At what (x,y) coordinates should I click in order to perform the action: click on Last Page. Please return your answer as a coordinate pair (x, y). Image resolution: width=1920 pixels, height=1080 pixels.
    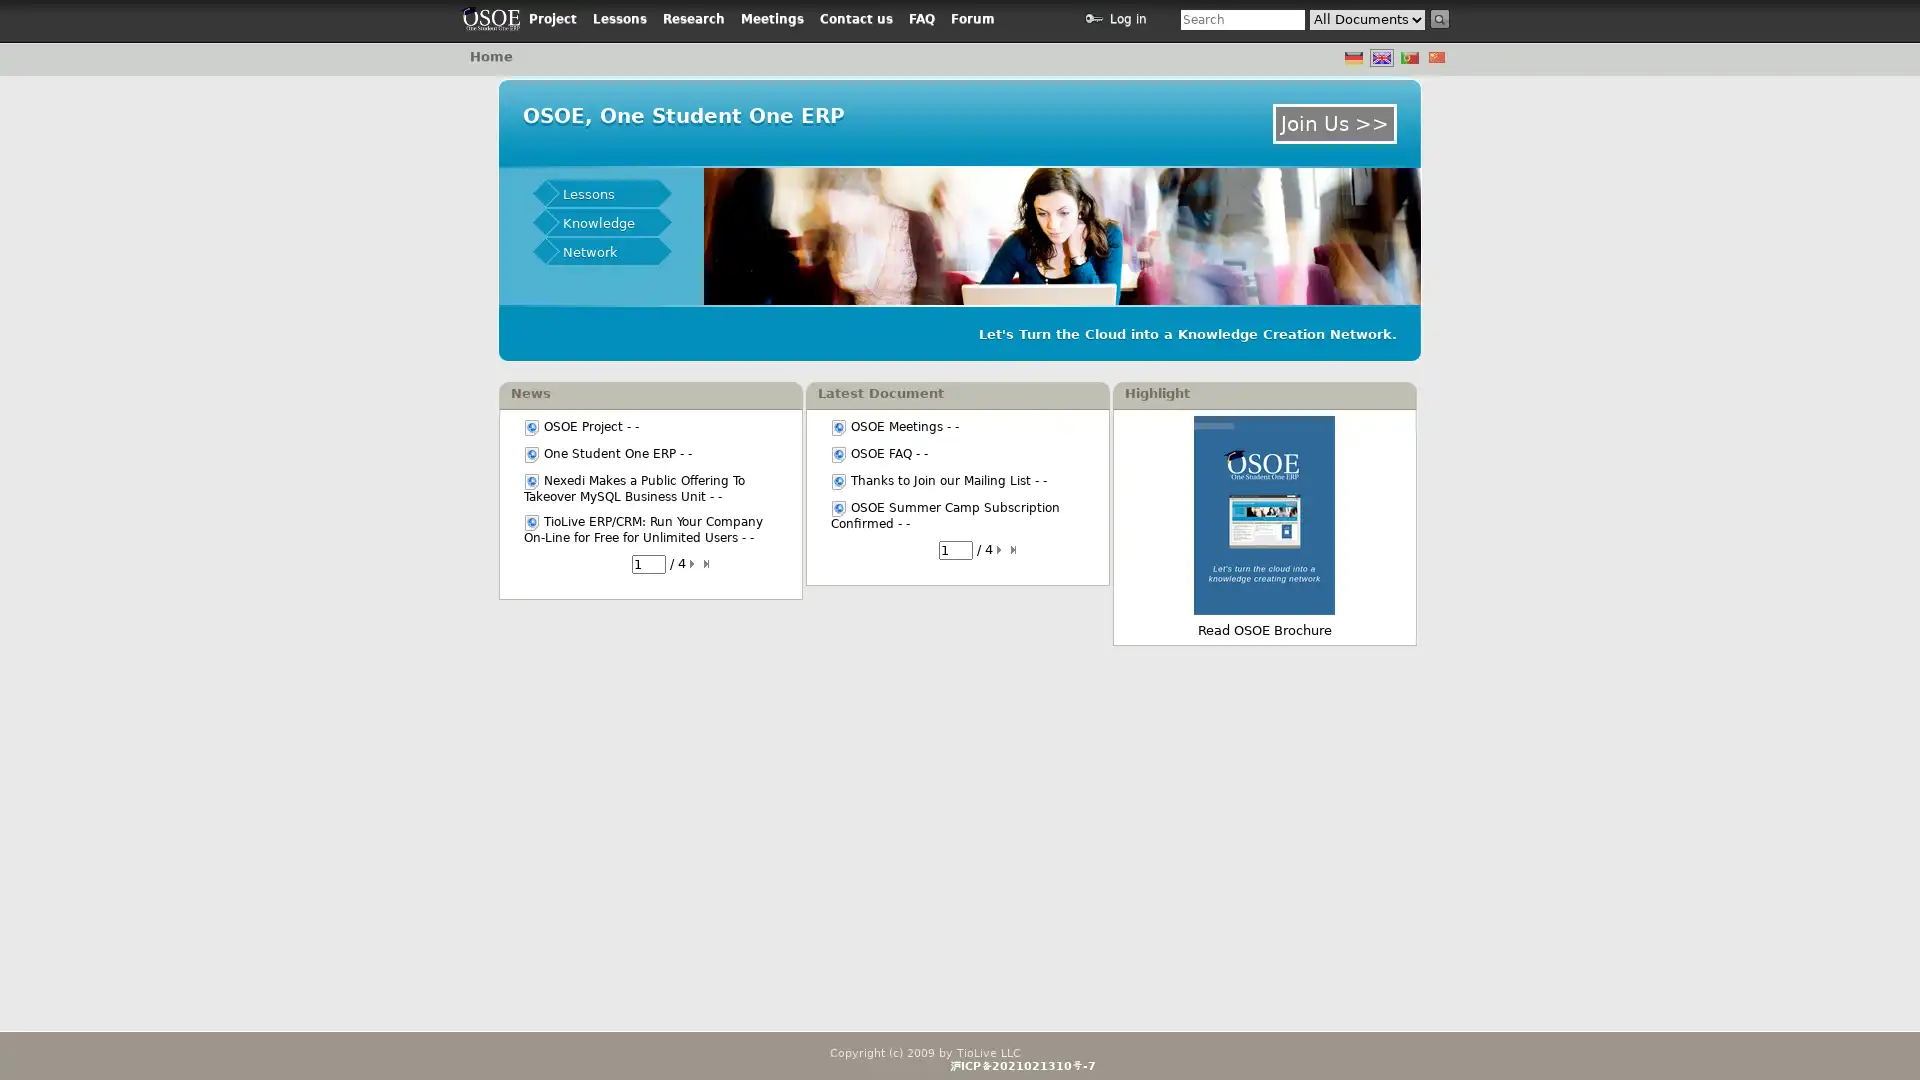
    Looking at the image, I should click on (1014, 550).